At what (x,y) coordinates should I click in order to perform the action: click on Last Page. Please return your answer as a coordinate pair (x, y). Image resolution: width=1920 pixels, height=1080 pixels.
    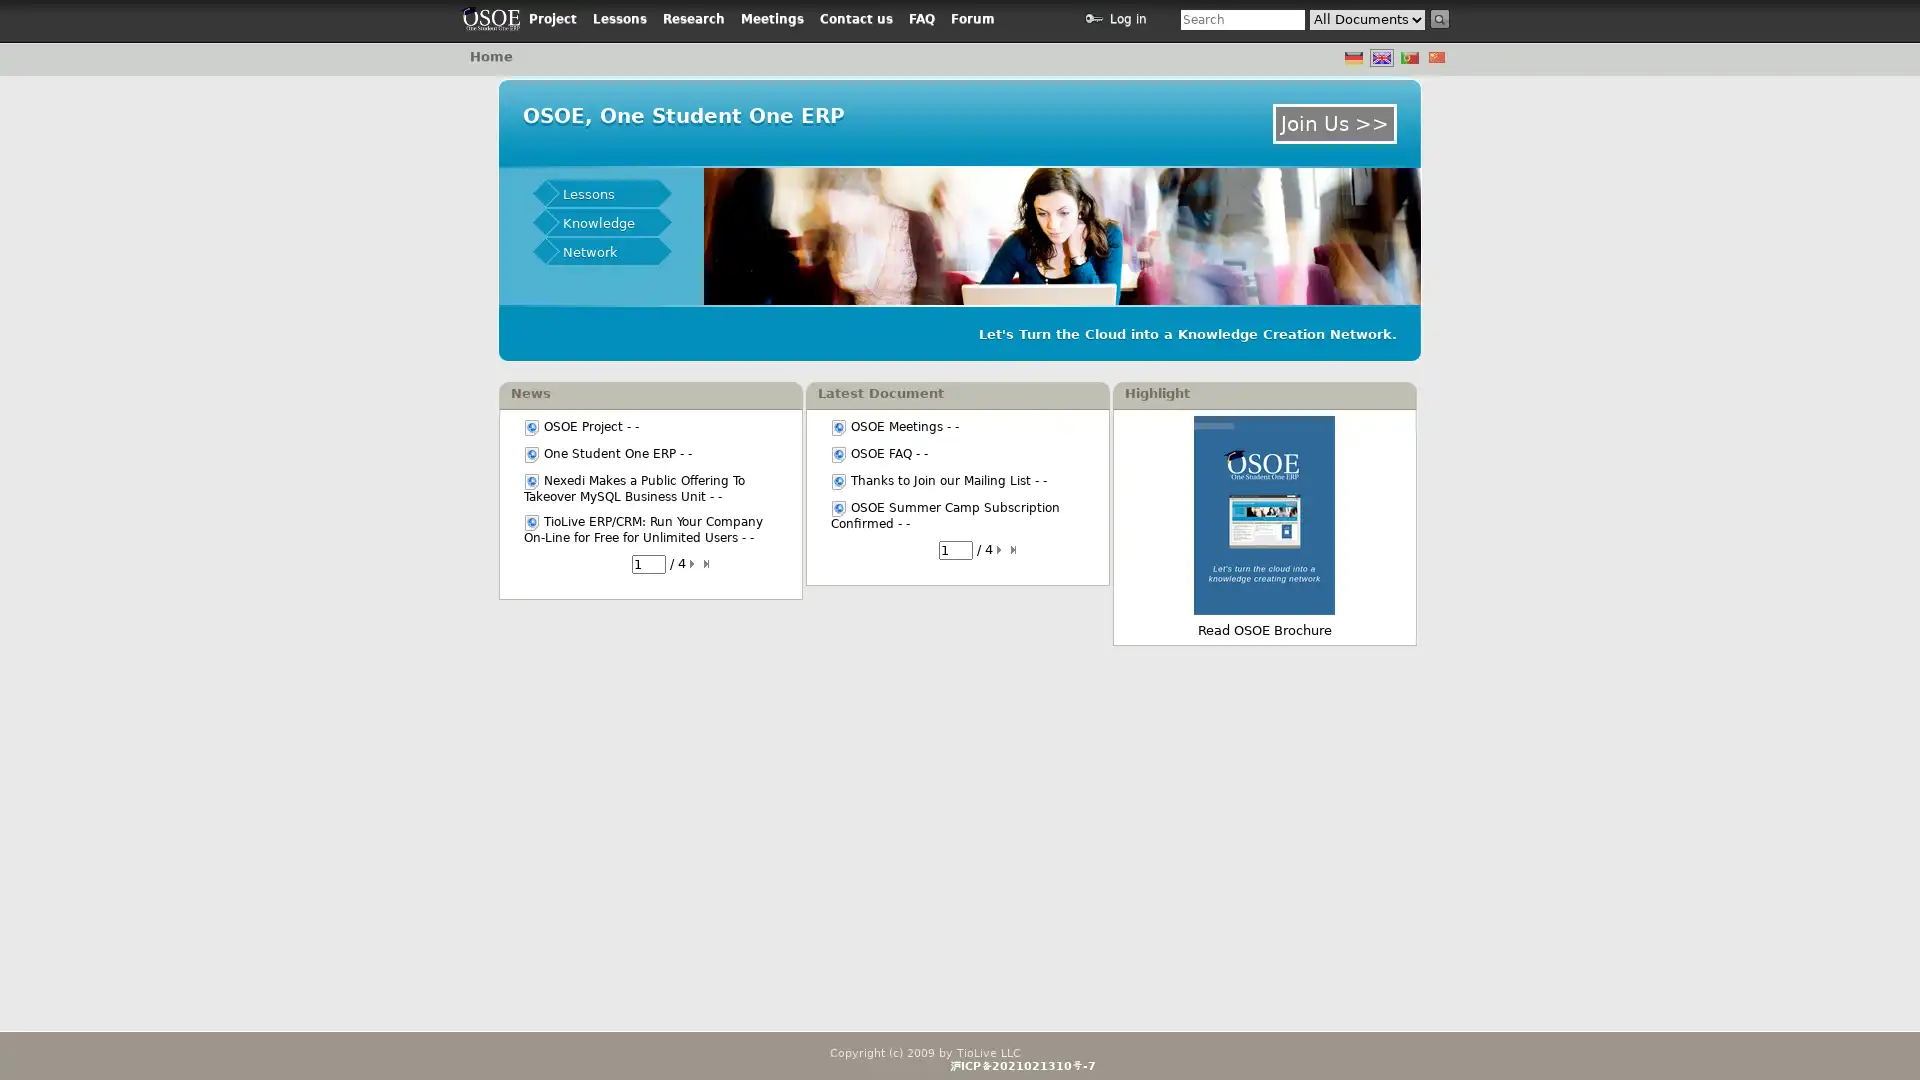
    Looking at the image, I should click on (1014, 550).